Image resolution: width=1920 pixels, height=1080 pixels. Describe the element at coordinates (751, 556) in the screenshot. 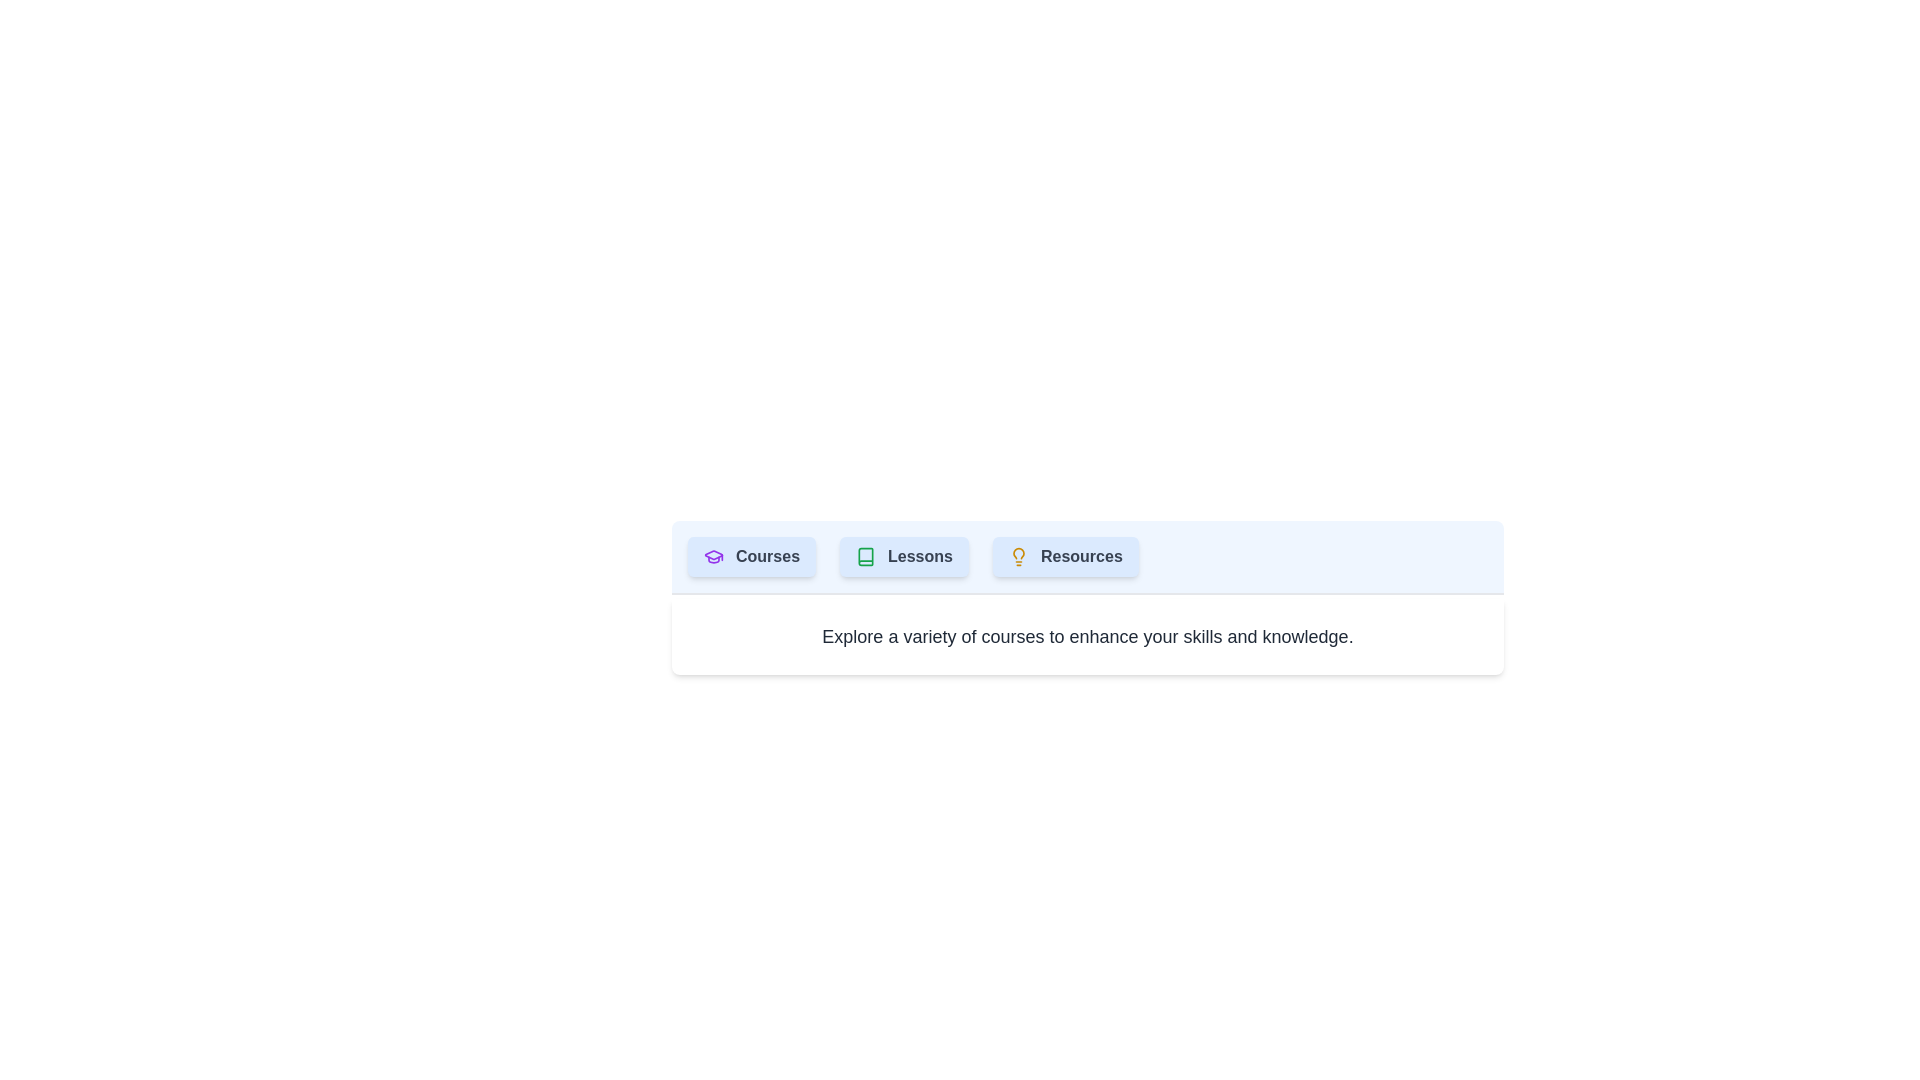

I see `the tab labeled Courses to view its content` at that location.